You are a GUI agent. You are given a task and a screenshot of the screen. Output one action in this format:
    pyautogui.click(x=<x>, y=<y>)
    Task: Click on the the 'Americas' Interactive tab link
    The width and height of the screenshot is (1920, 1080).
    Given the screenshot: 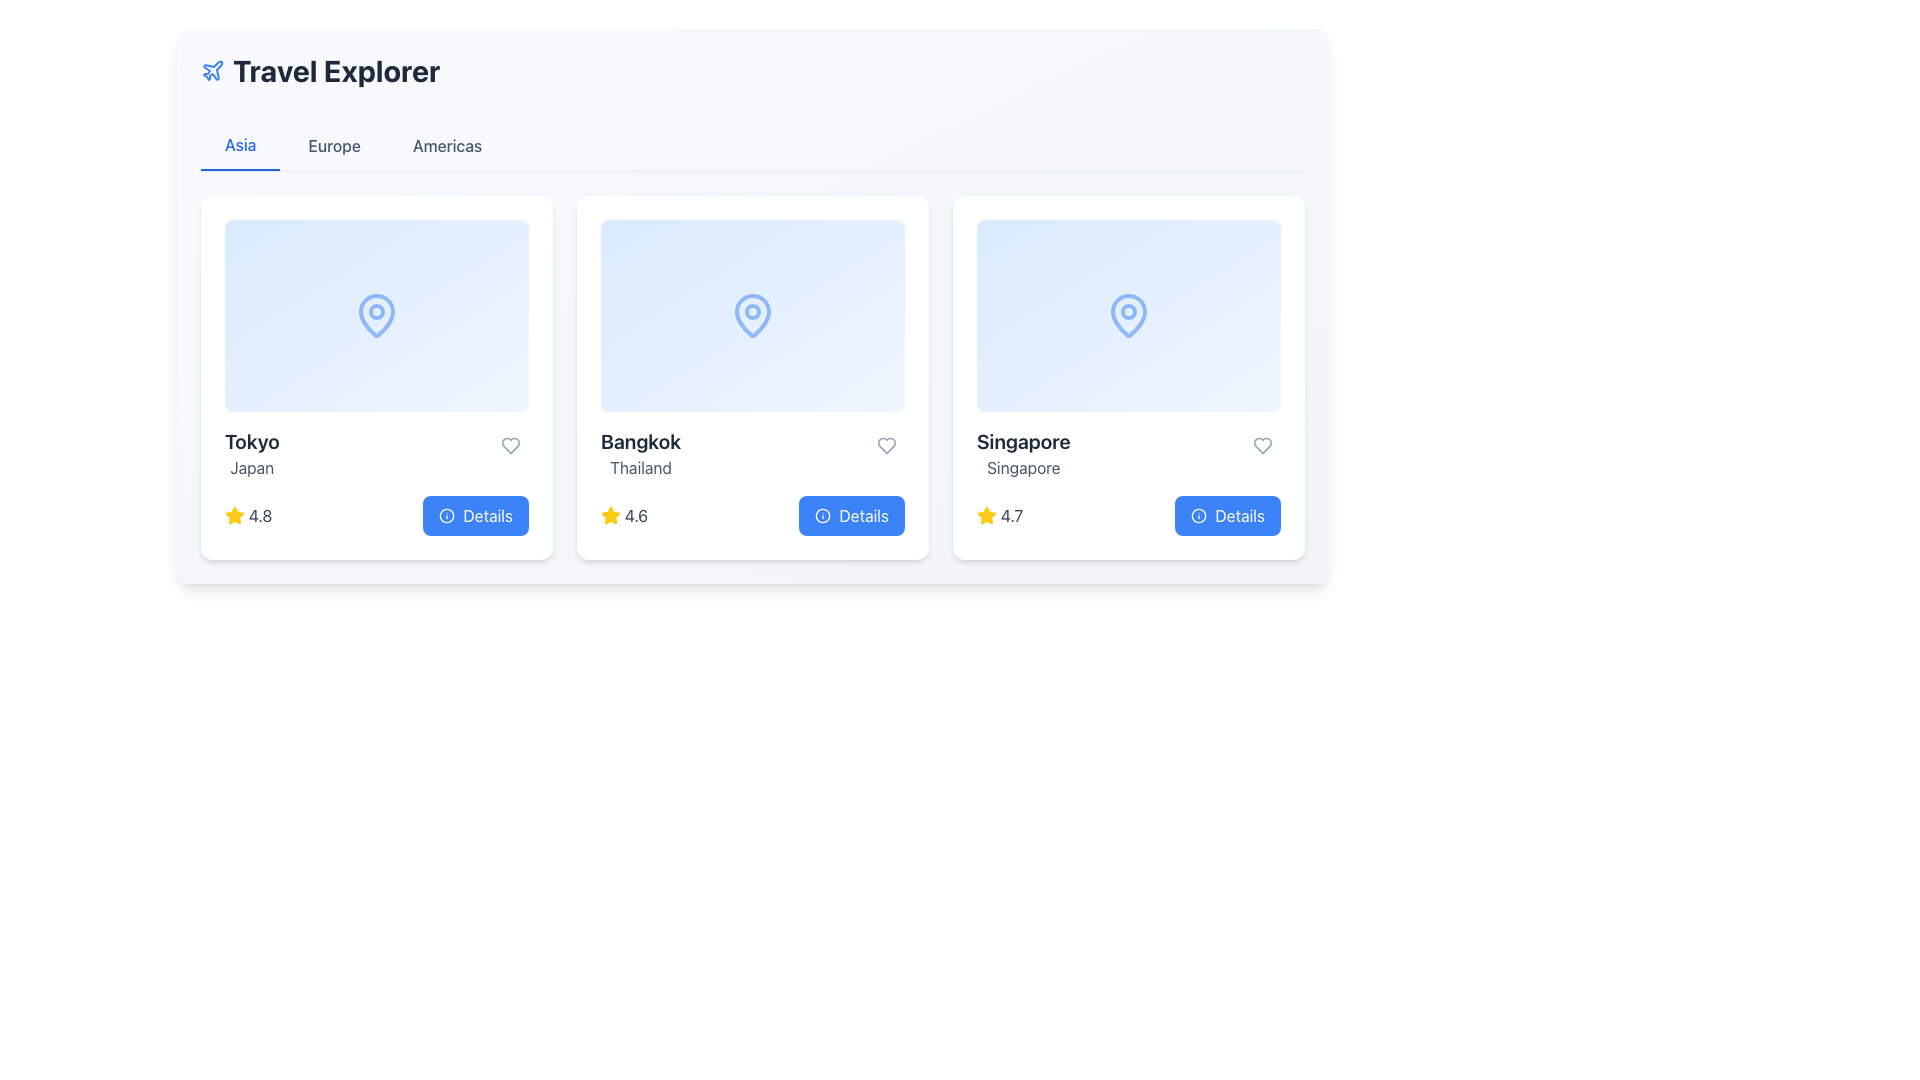 What is the action you would take?
    pyautogui.click(x=446, y=145)
    